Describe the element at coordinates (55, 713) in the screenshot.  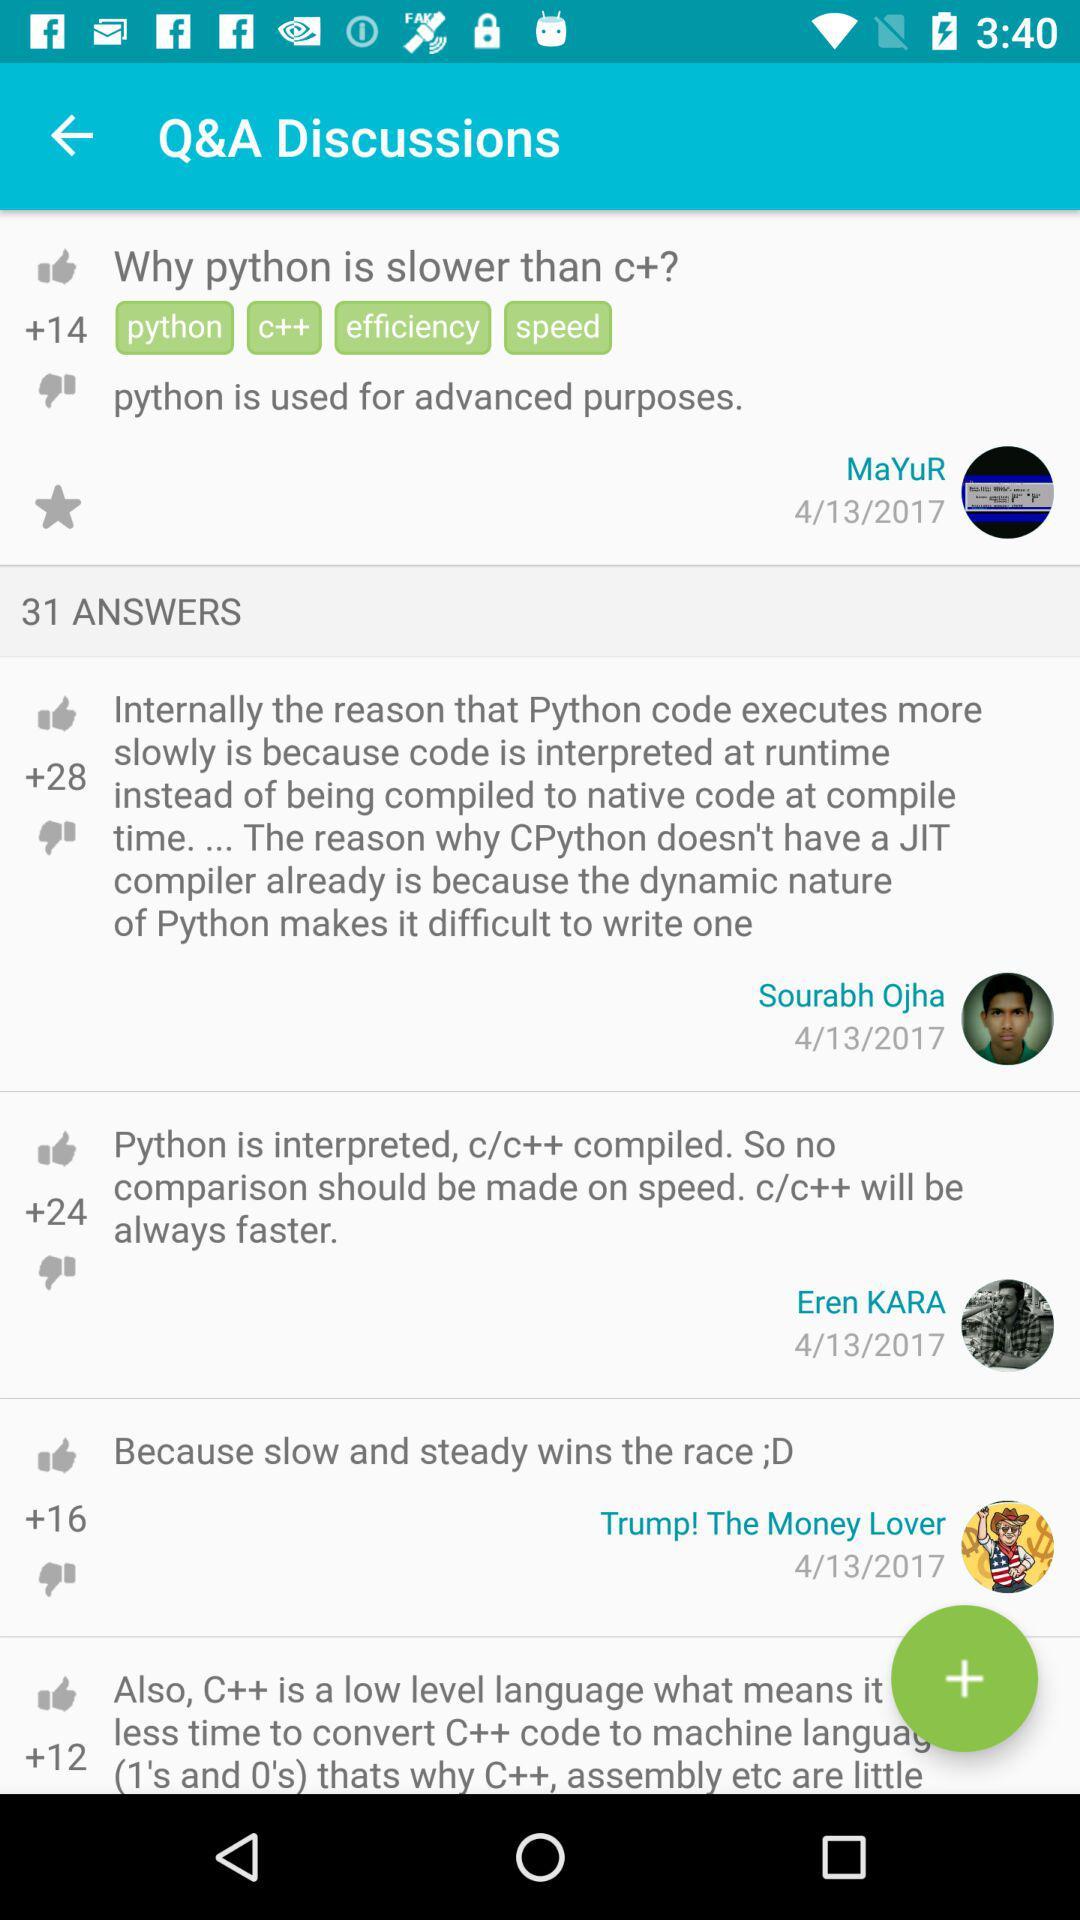
I see `give approval to answer` at that location.